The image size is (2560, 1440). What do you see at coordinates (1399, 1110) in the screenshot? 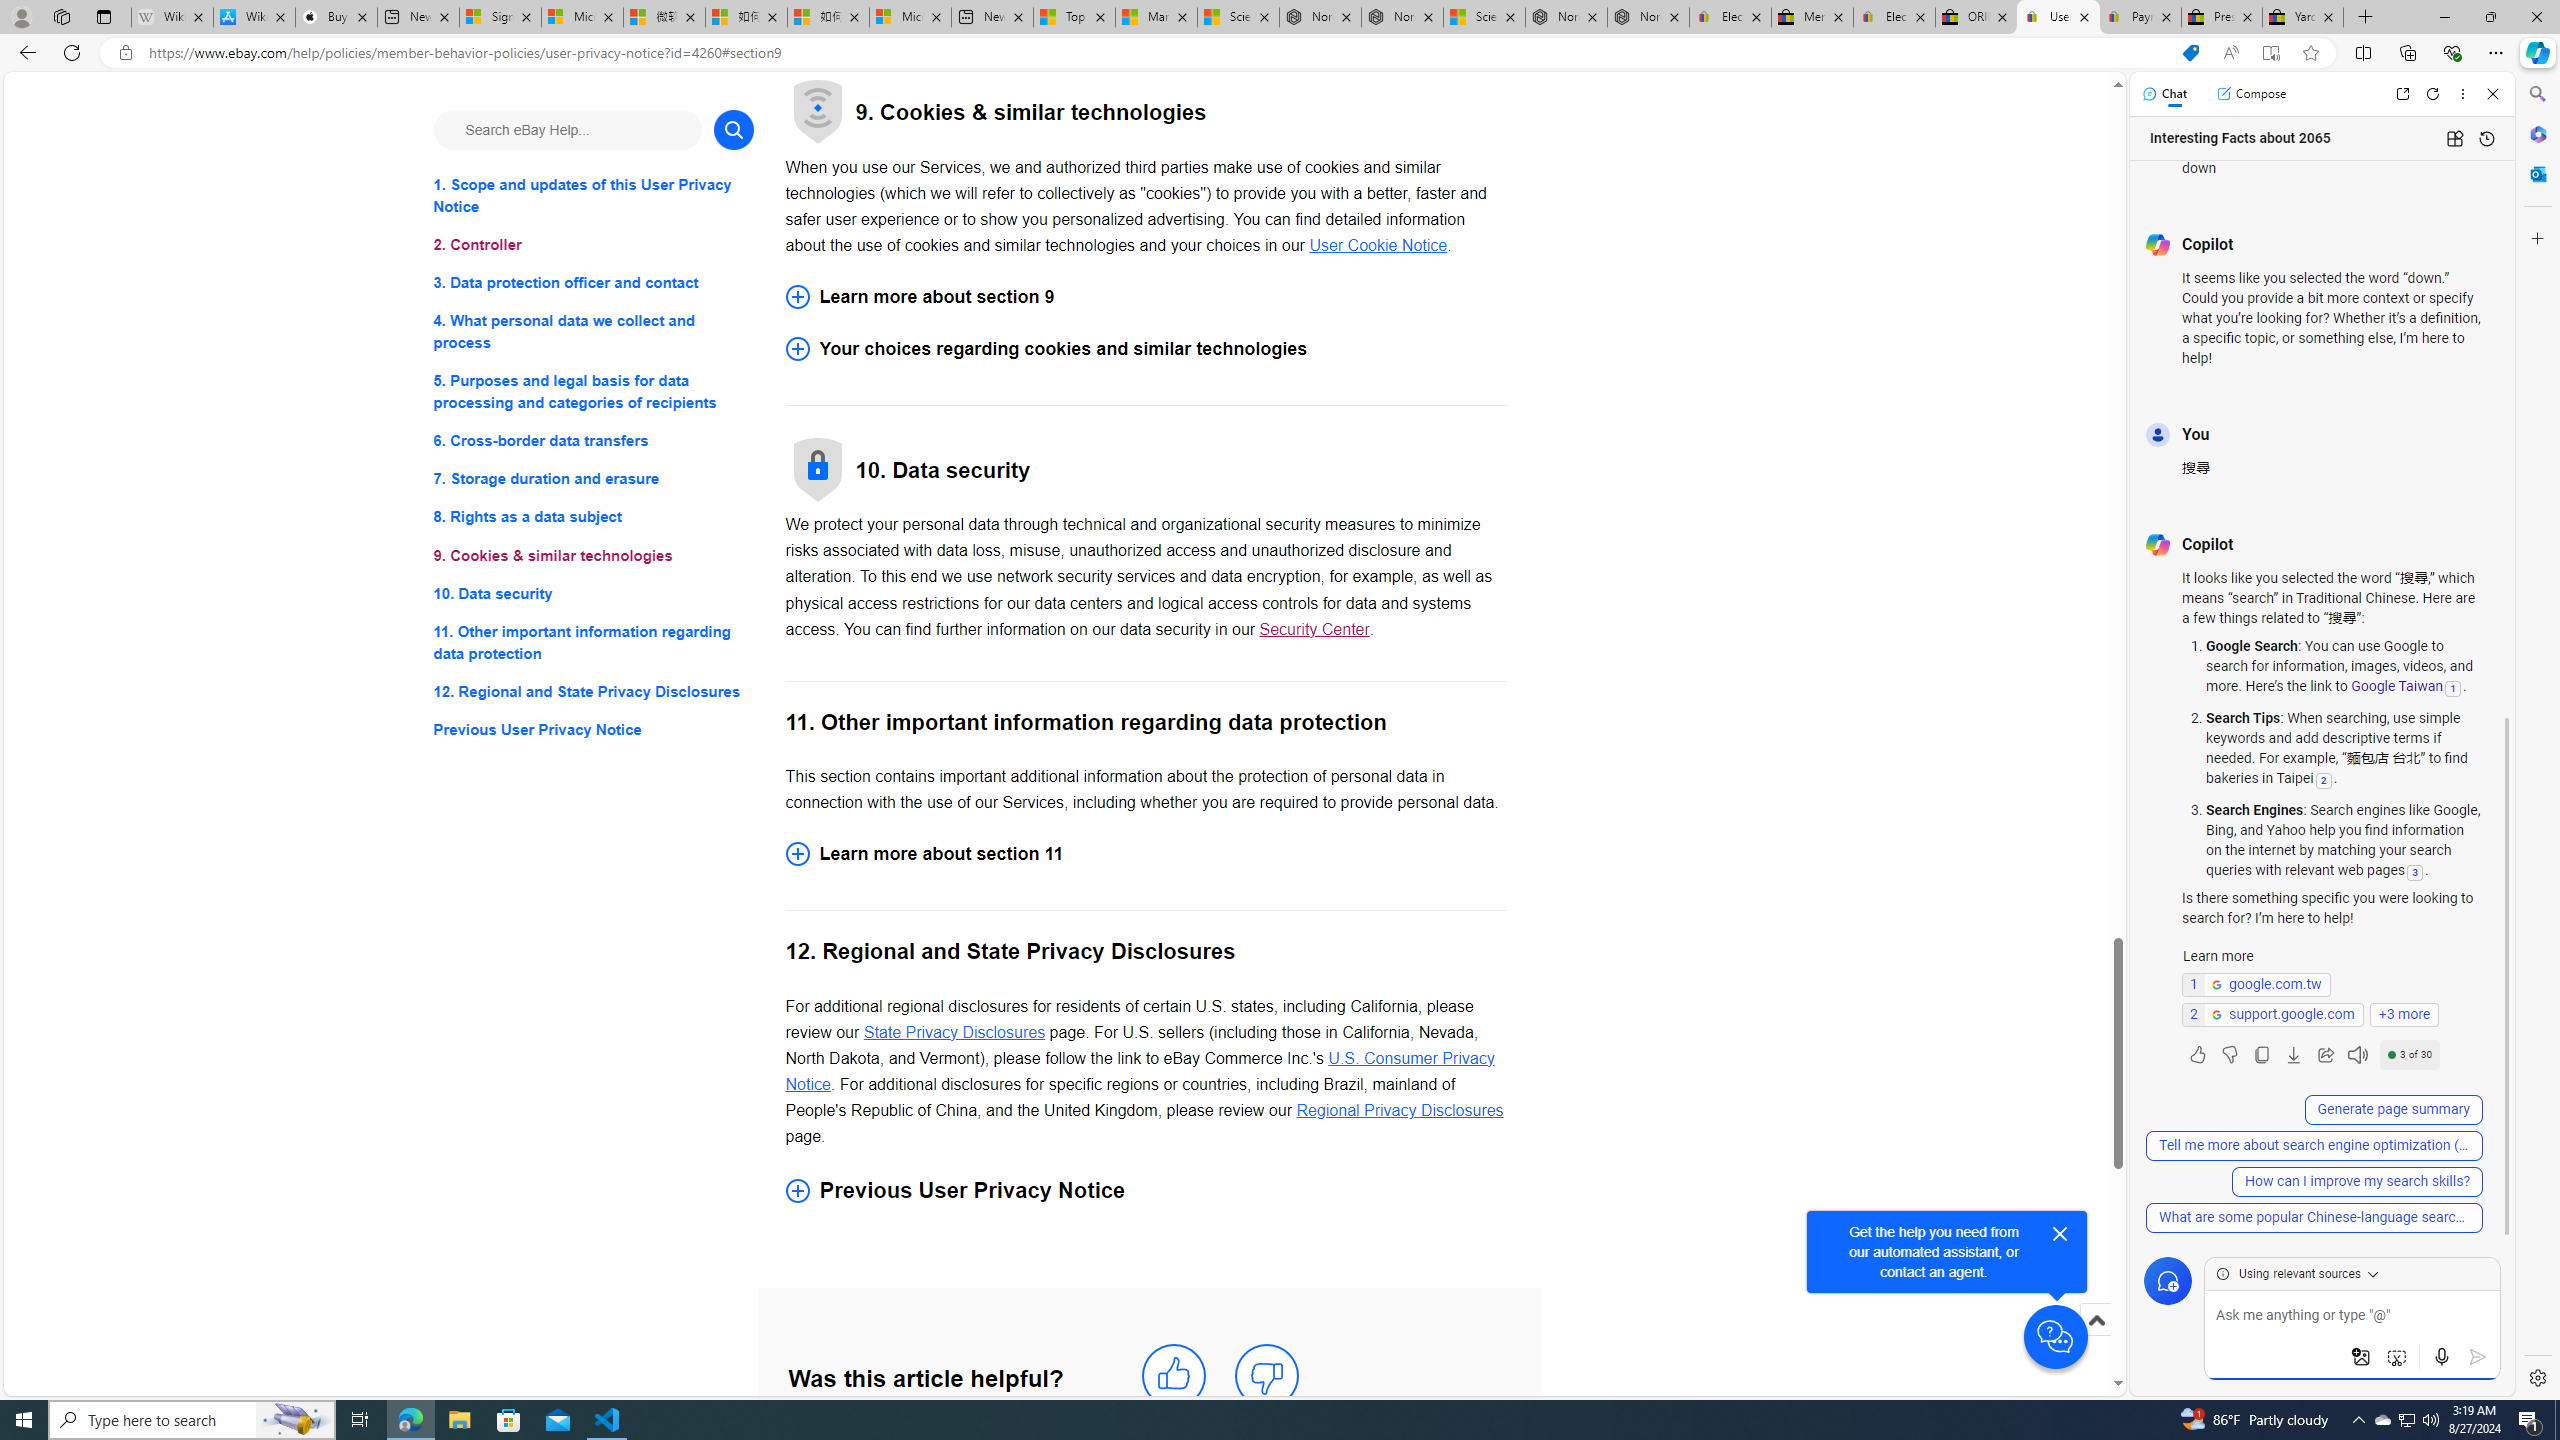
I see `'Regional Privacy Disclosures - opens in new window or tab'` at bounding box center [1399, 1110].